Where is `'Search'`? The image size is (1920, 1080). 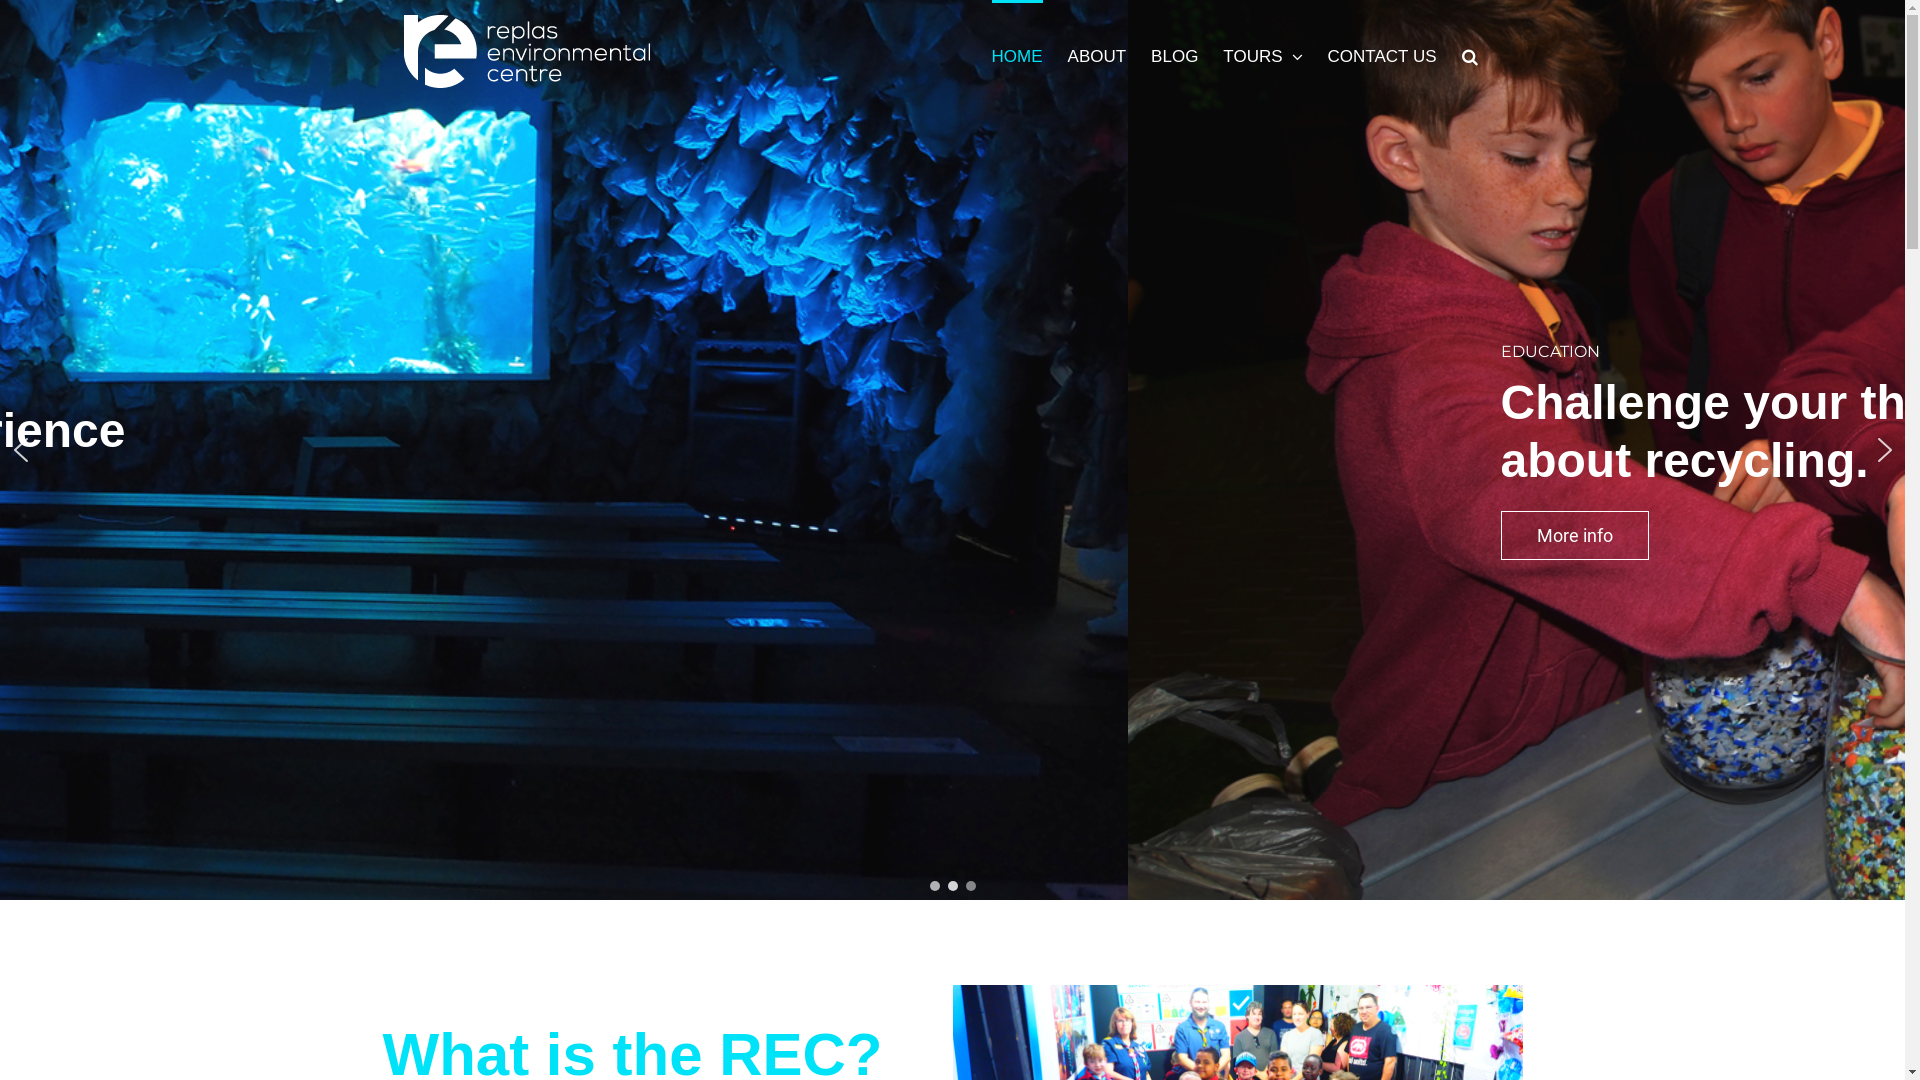
'Search' is located at coordinates (1469, 53).